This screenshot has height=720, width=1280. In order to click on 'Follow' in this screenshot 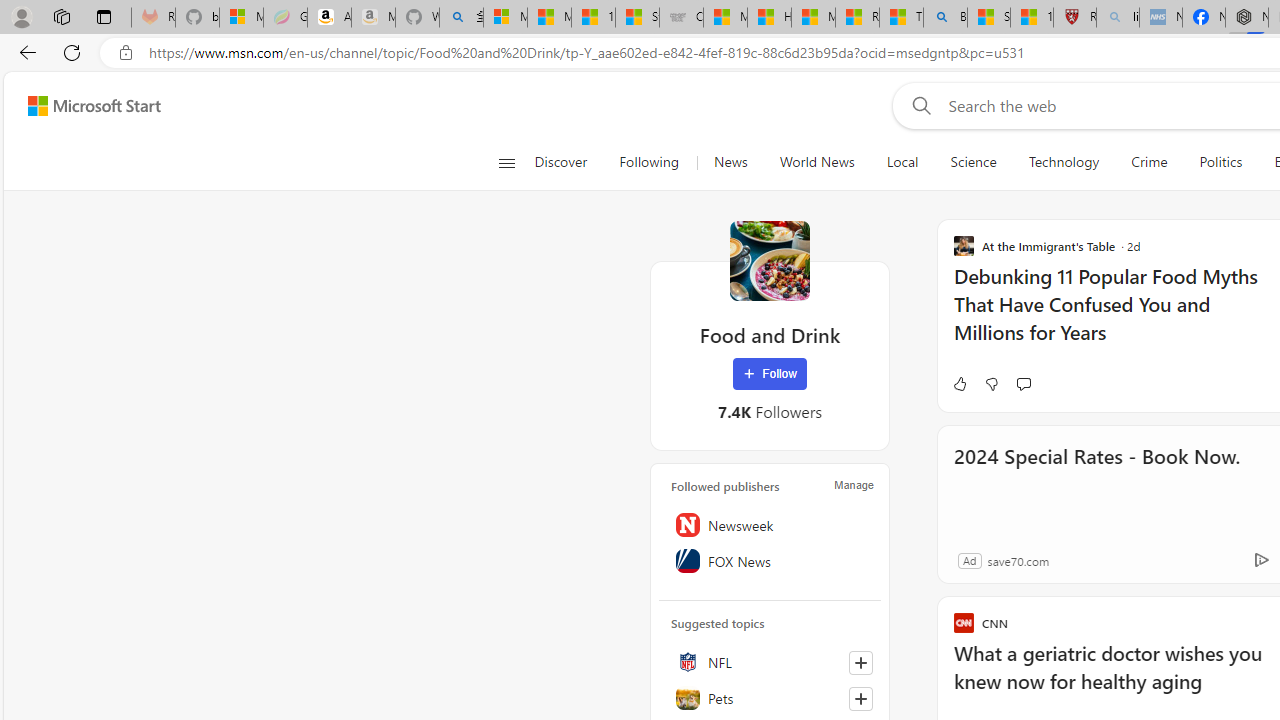, I will do `click(768, 374)`.